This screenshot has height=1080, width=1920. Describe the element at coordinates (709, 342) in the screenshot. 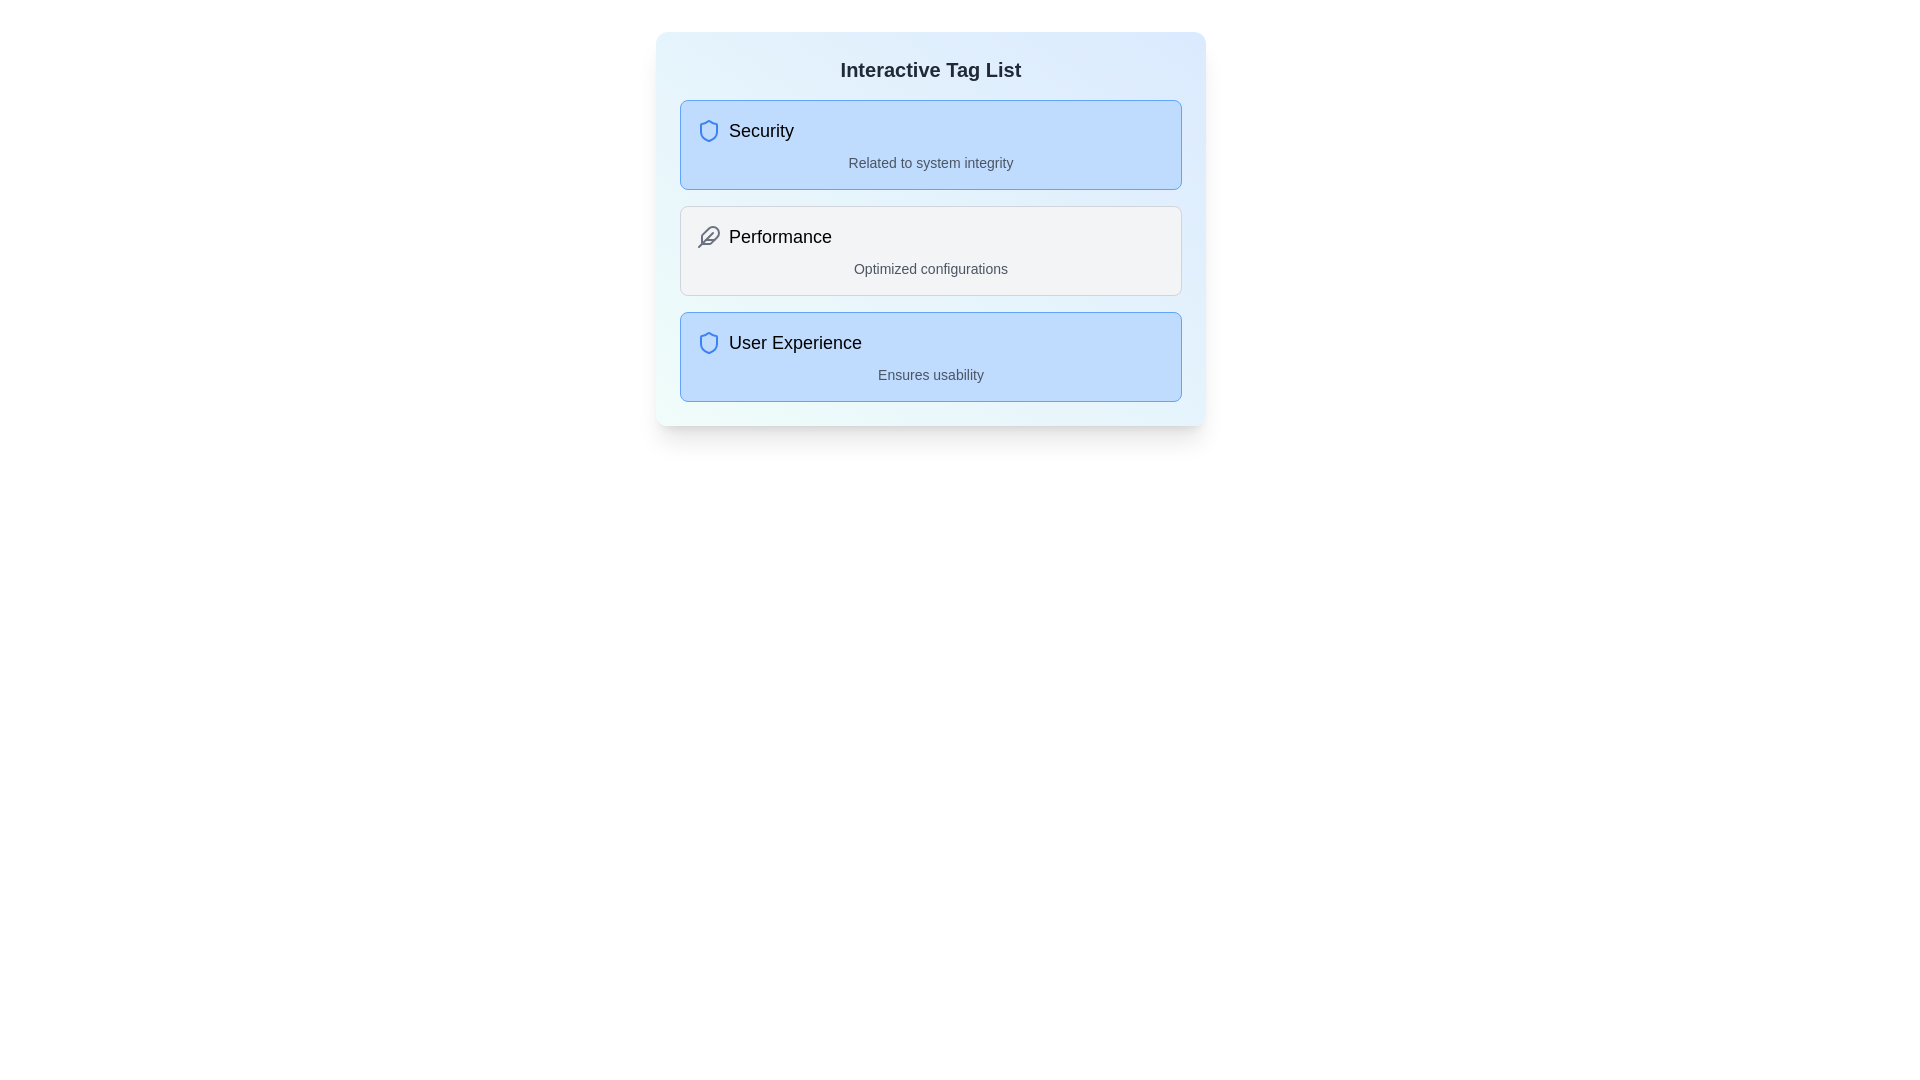

I see `the tag by clicking on its icon, identified by the tag name User Experience` at that location.